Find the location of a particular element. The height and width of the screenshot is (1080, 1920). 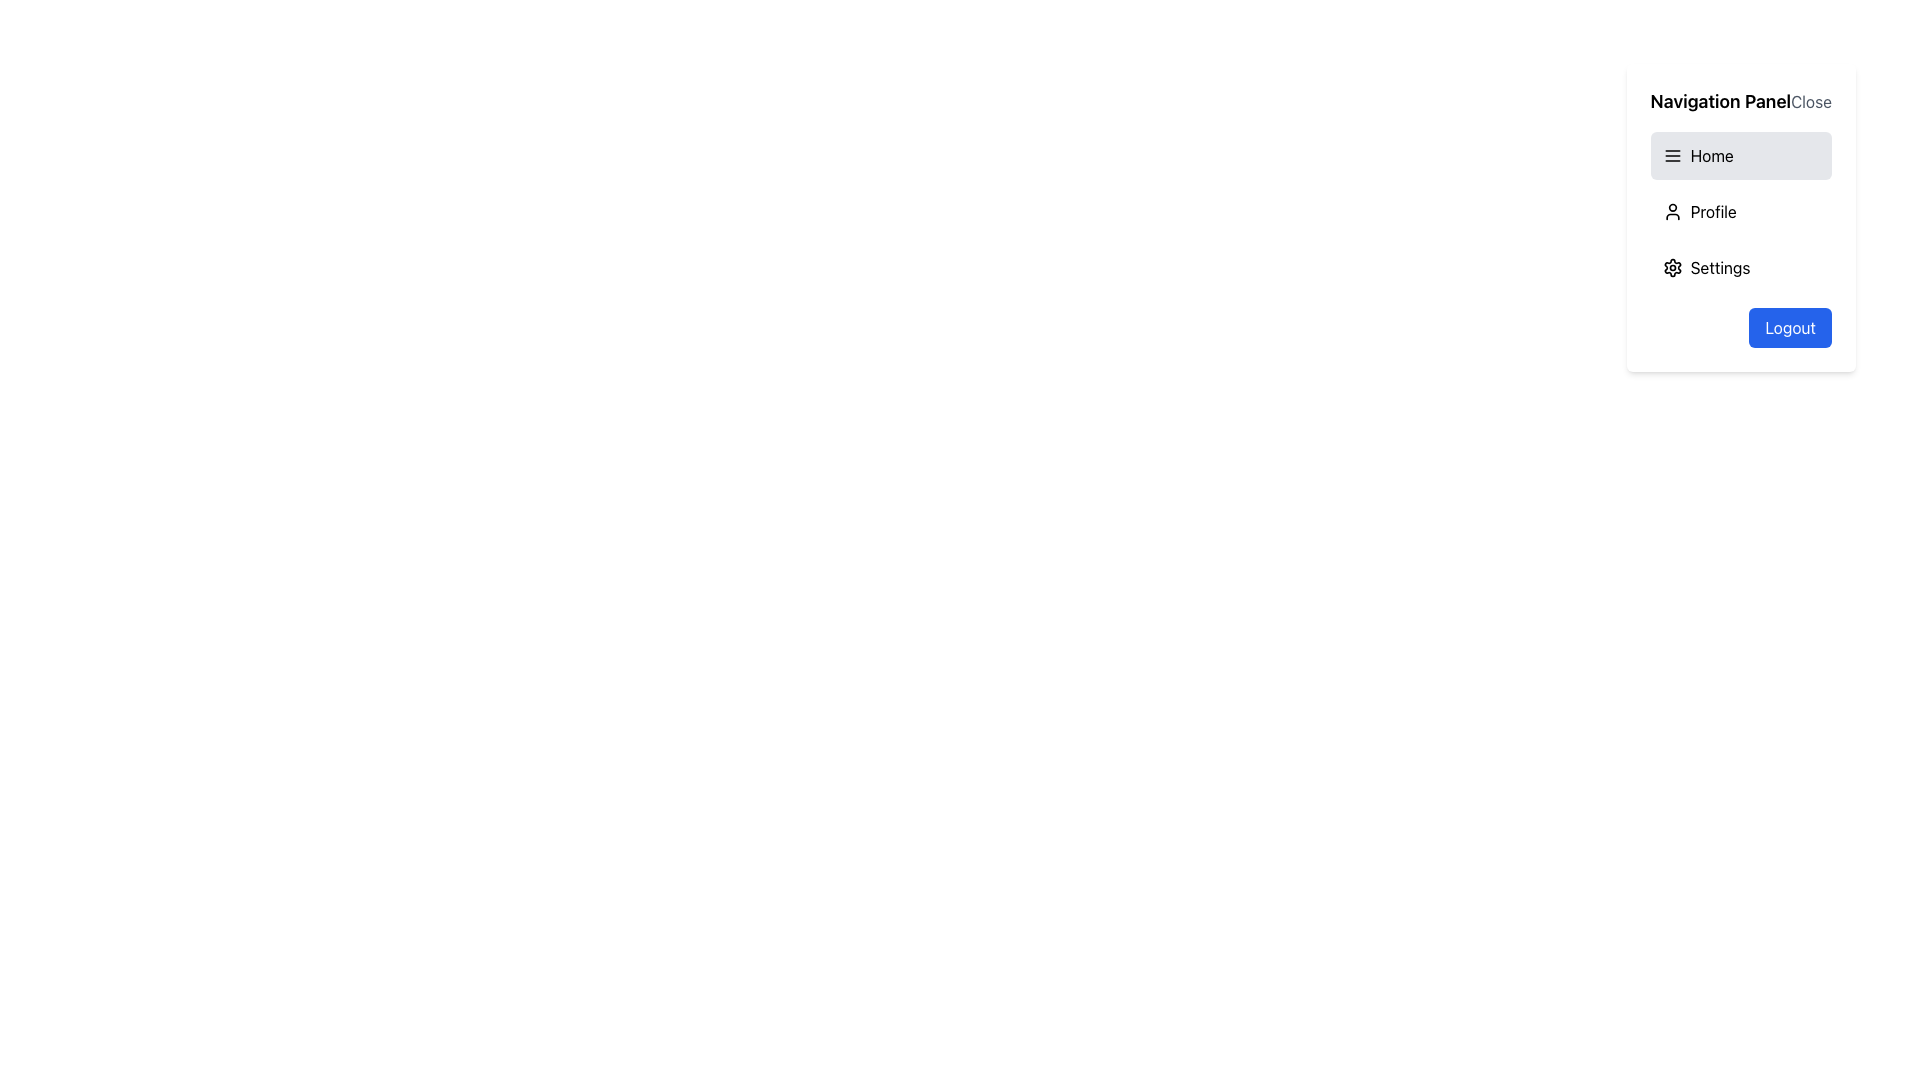

the gear icon located in the navigation panel is located at coordinates (1672, 266).